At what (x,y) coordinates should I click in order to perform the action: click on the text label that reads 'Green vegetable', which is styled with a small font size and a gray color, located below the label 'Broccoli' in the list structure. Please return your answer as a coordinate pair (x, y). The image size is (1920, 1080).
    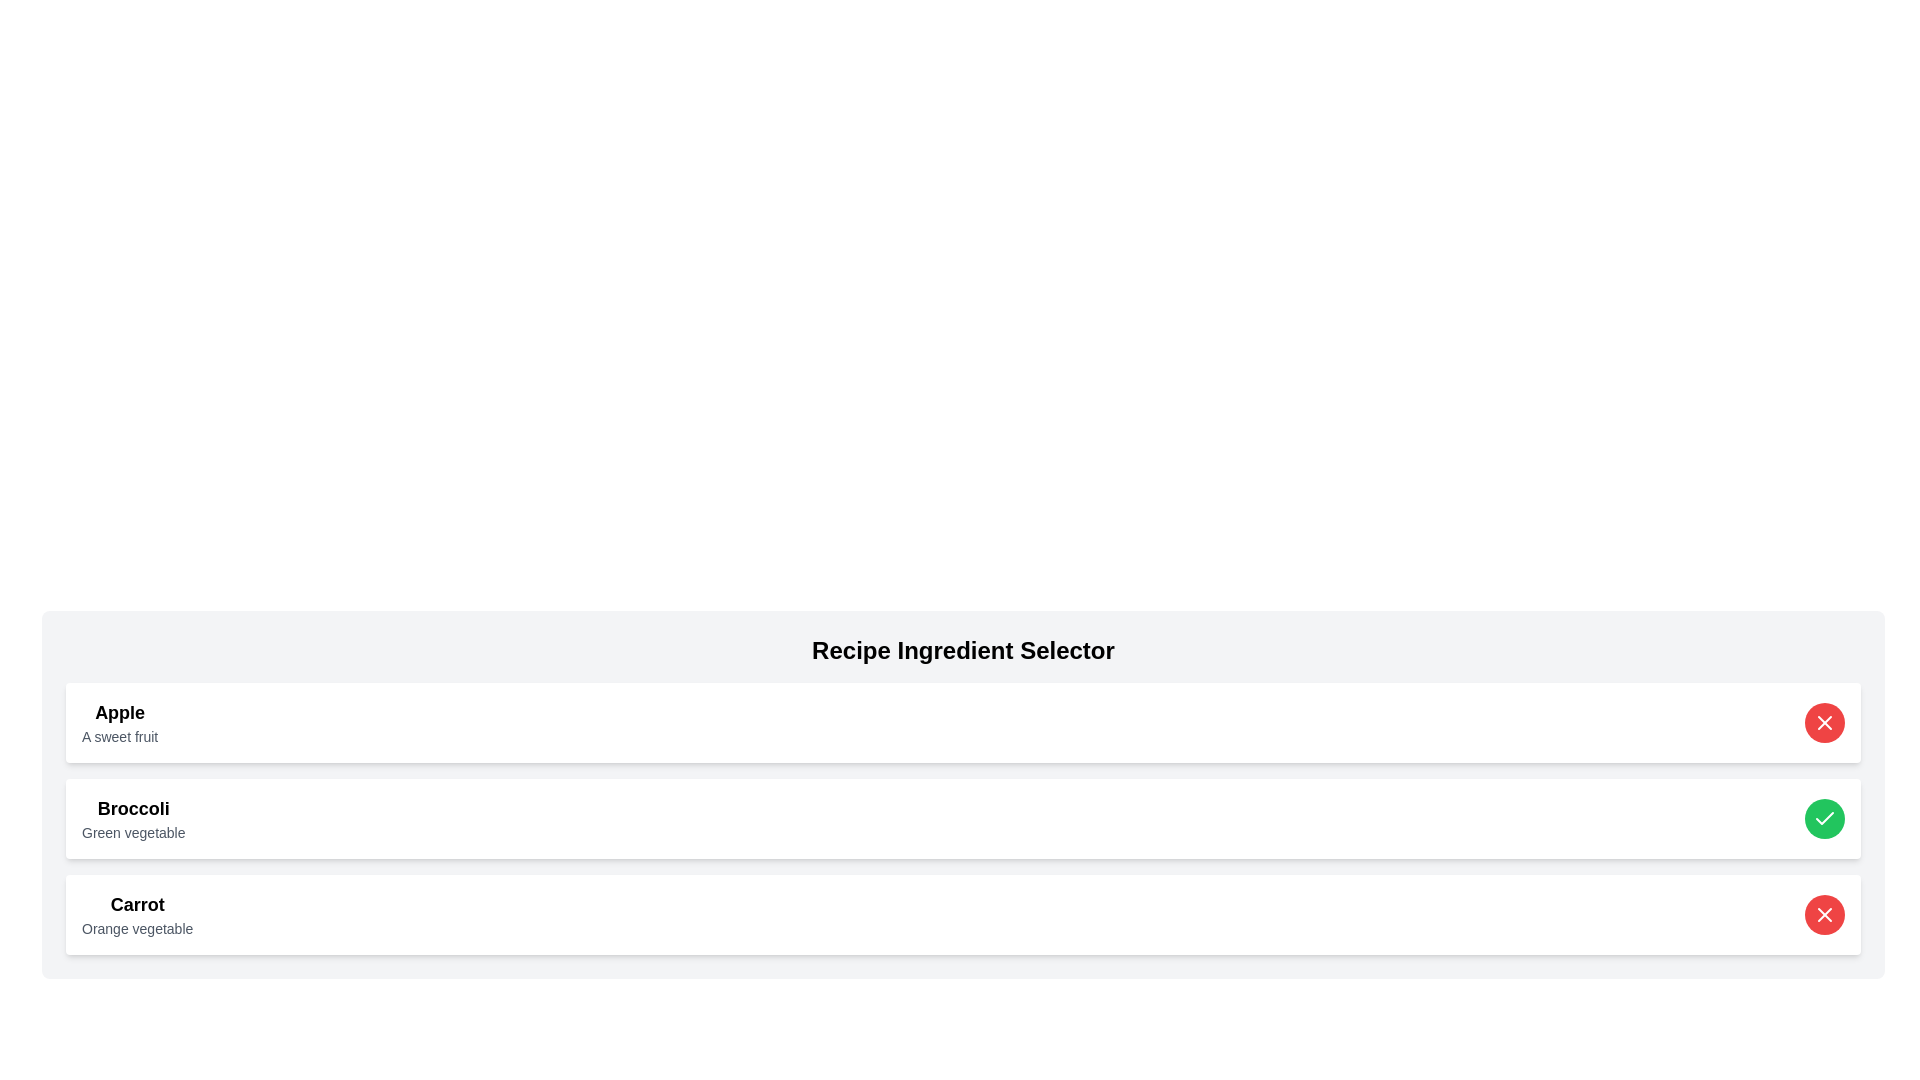
    Looking at the image, I should click on (132, 833).